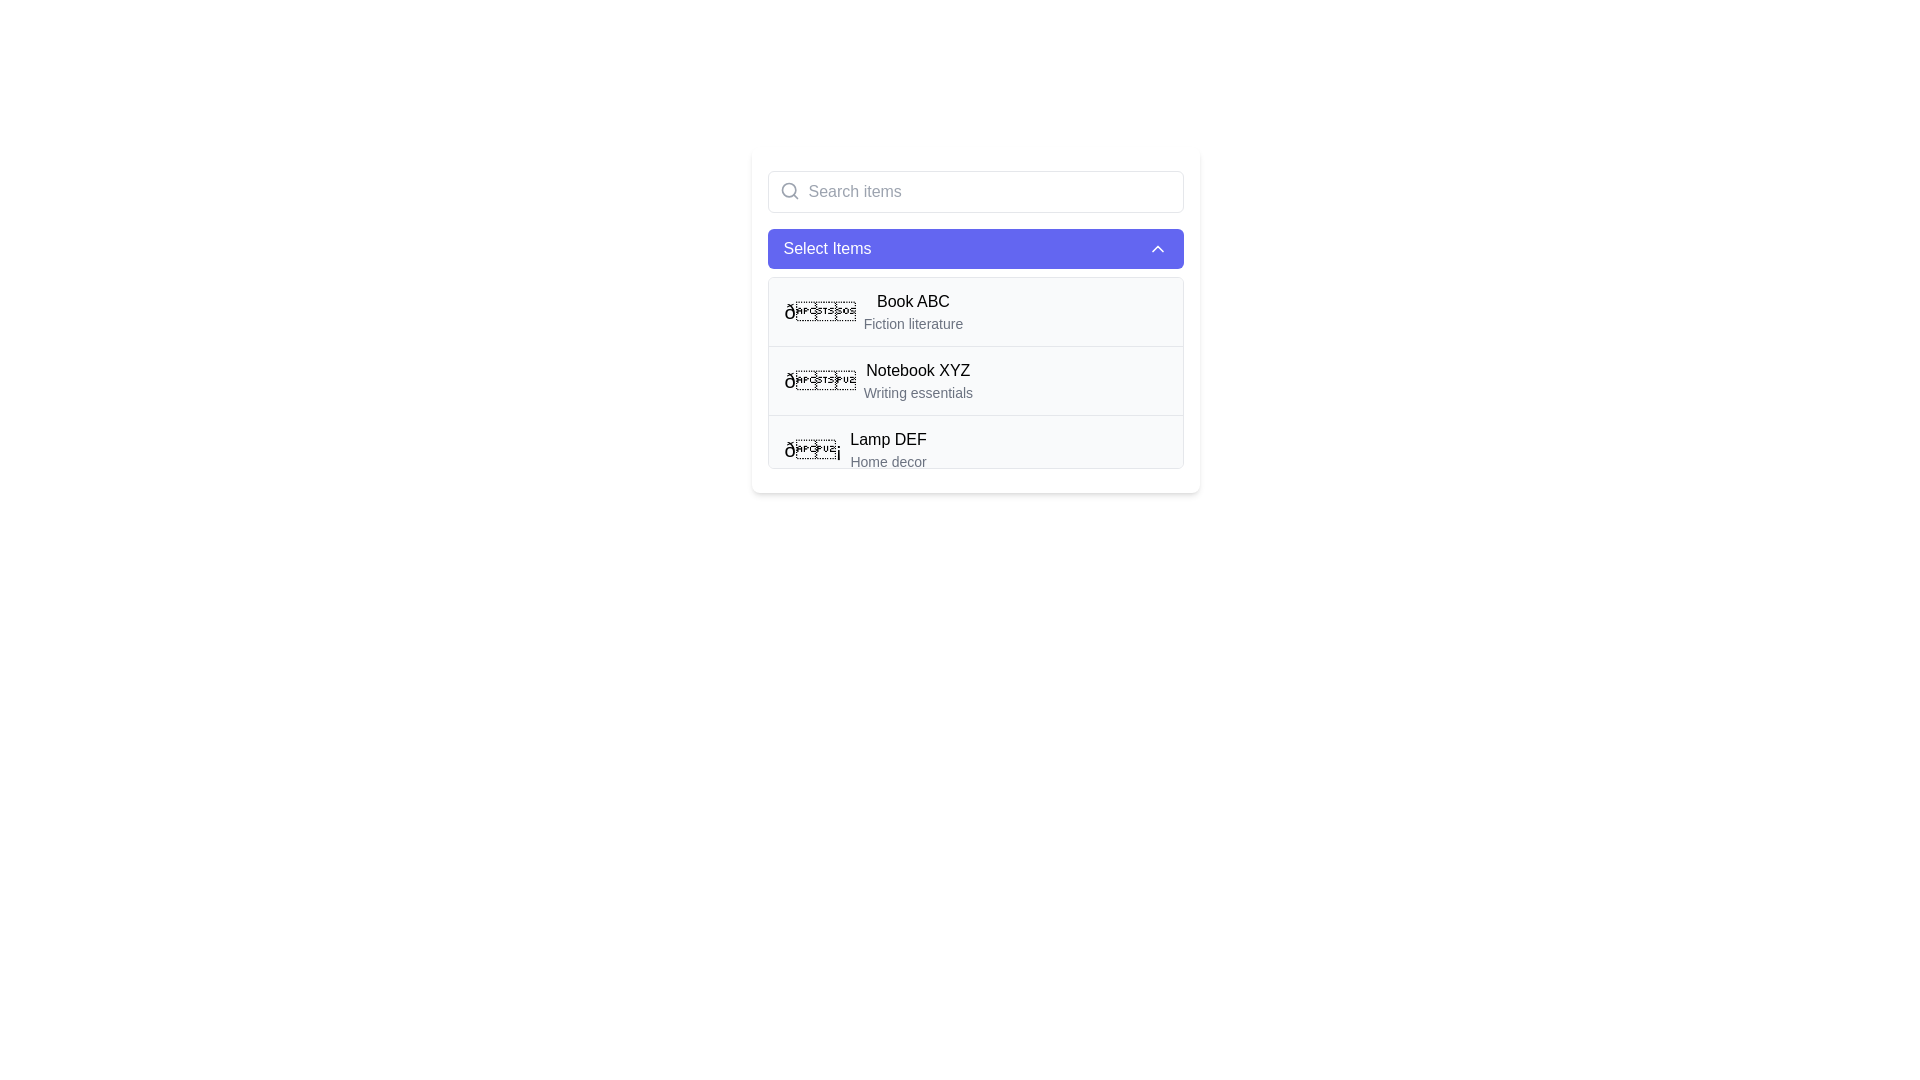 Image resolution: width=1920 pixels, height=1080 pixels. I want to click on the light bulb emoji icon displayed in bold font style, which is positioned to the left of the text 'Lamp DEF' and above the descriptor 'Home decor', so click(813, 450).